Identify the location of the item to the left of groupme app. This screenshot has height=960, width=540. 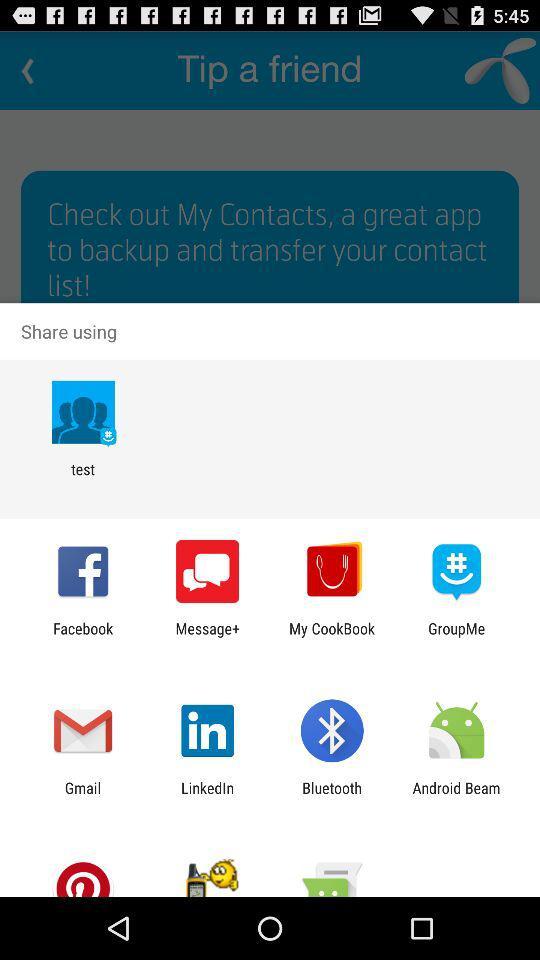
(332, 636).